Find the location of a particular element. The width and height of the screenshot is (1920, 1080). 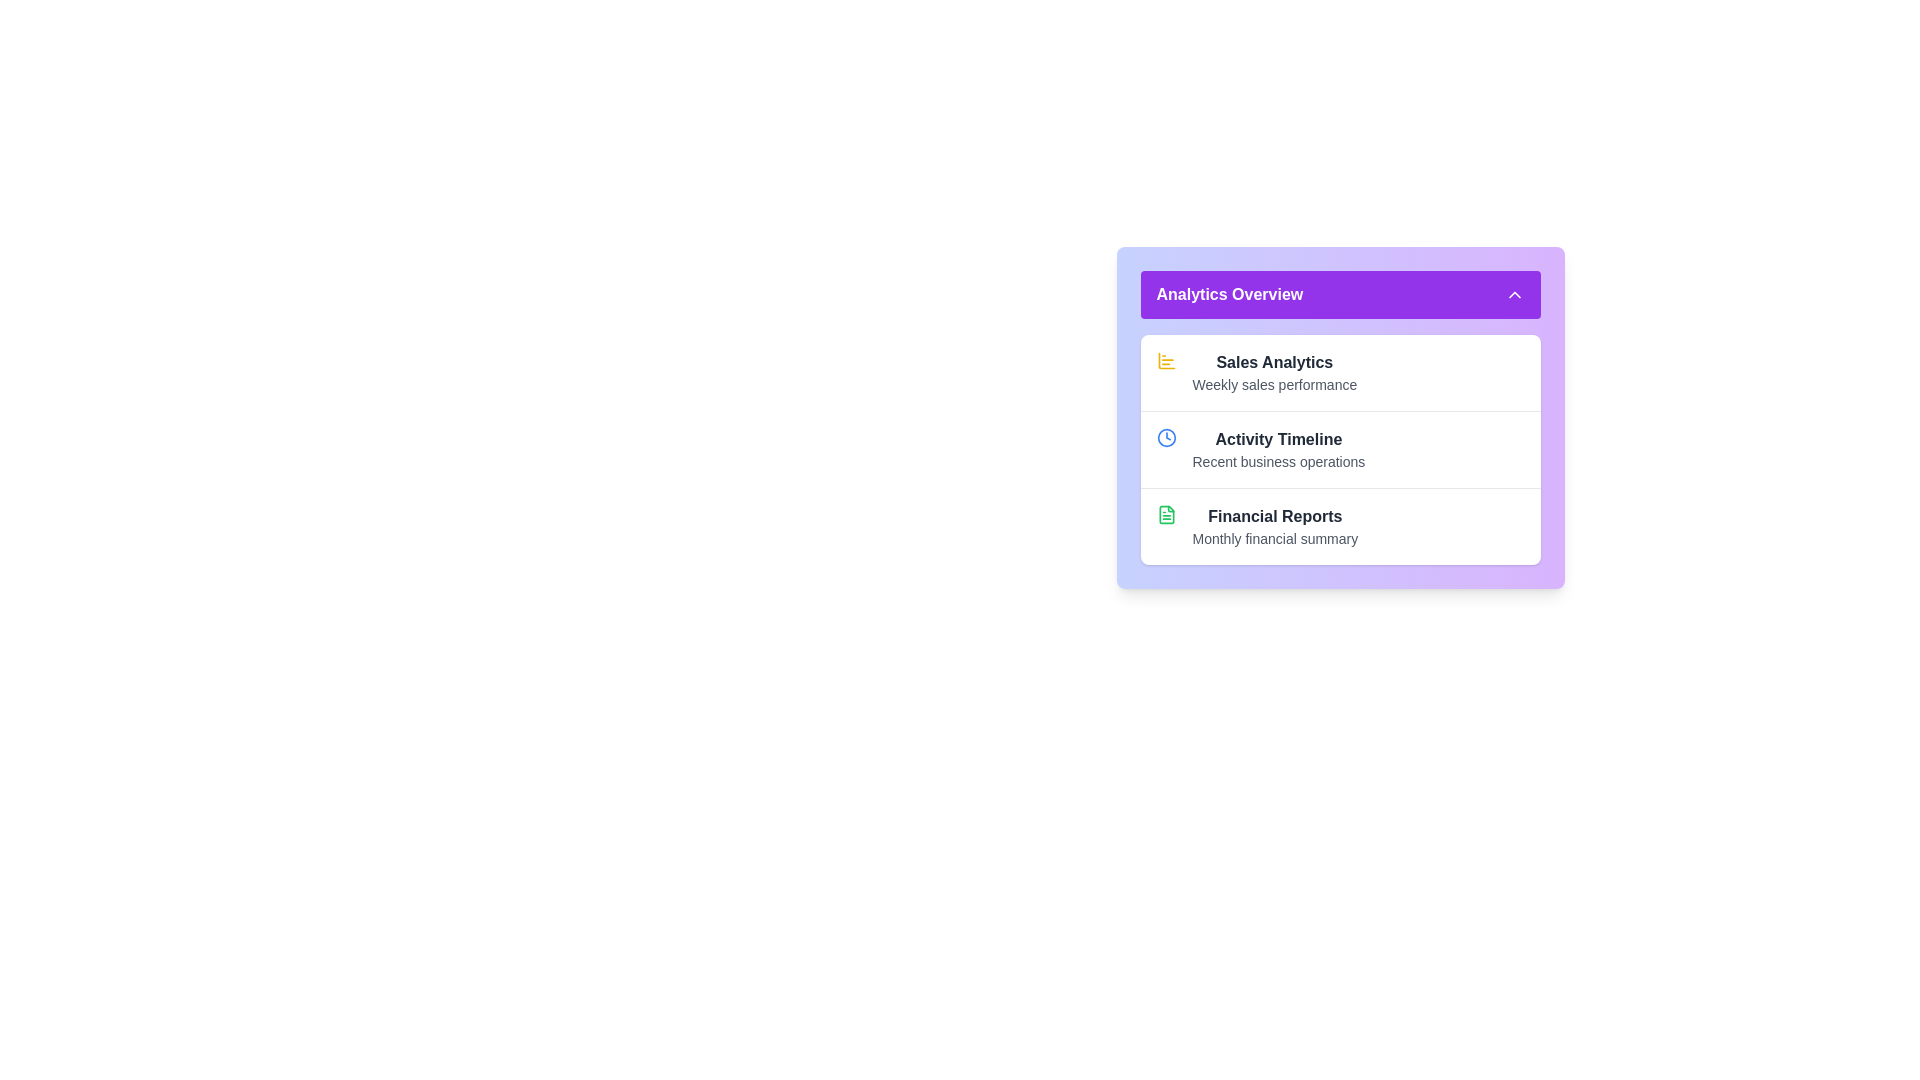

the time-related activities icon located in the 'Activity Timeline' section of the 'Analytics Overview' card is located at coordinates (1166, 450).